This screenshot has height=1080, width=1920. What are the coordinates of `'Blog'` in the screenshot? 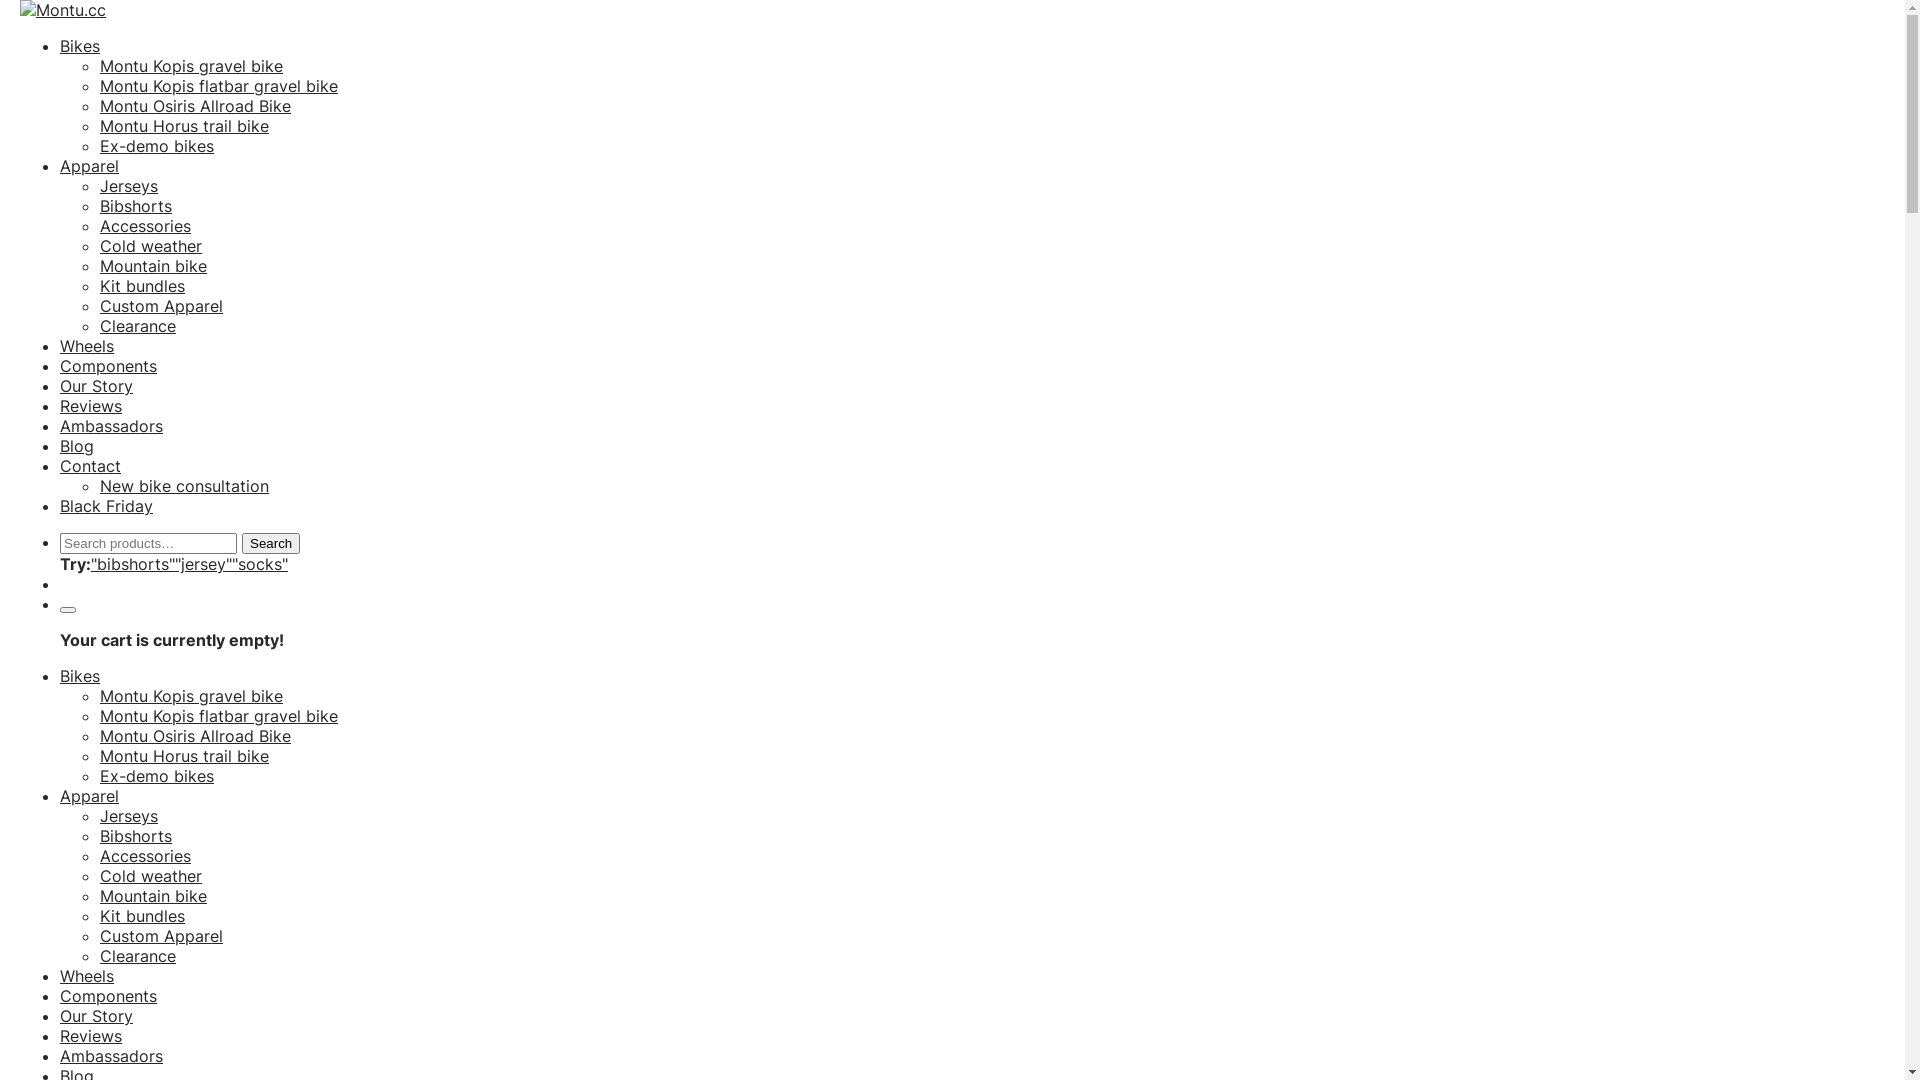 It's located at (59, 445).